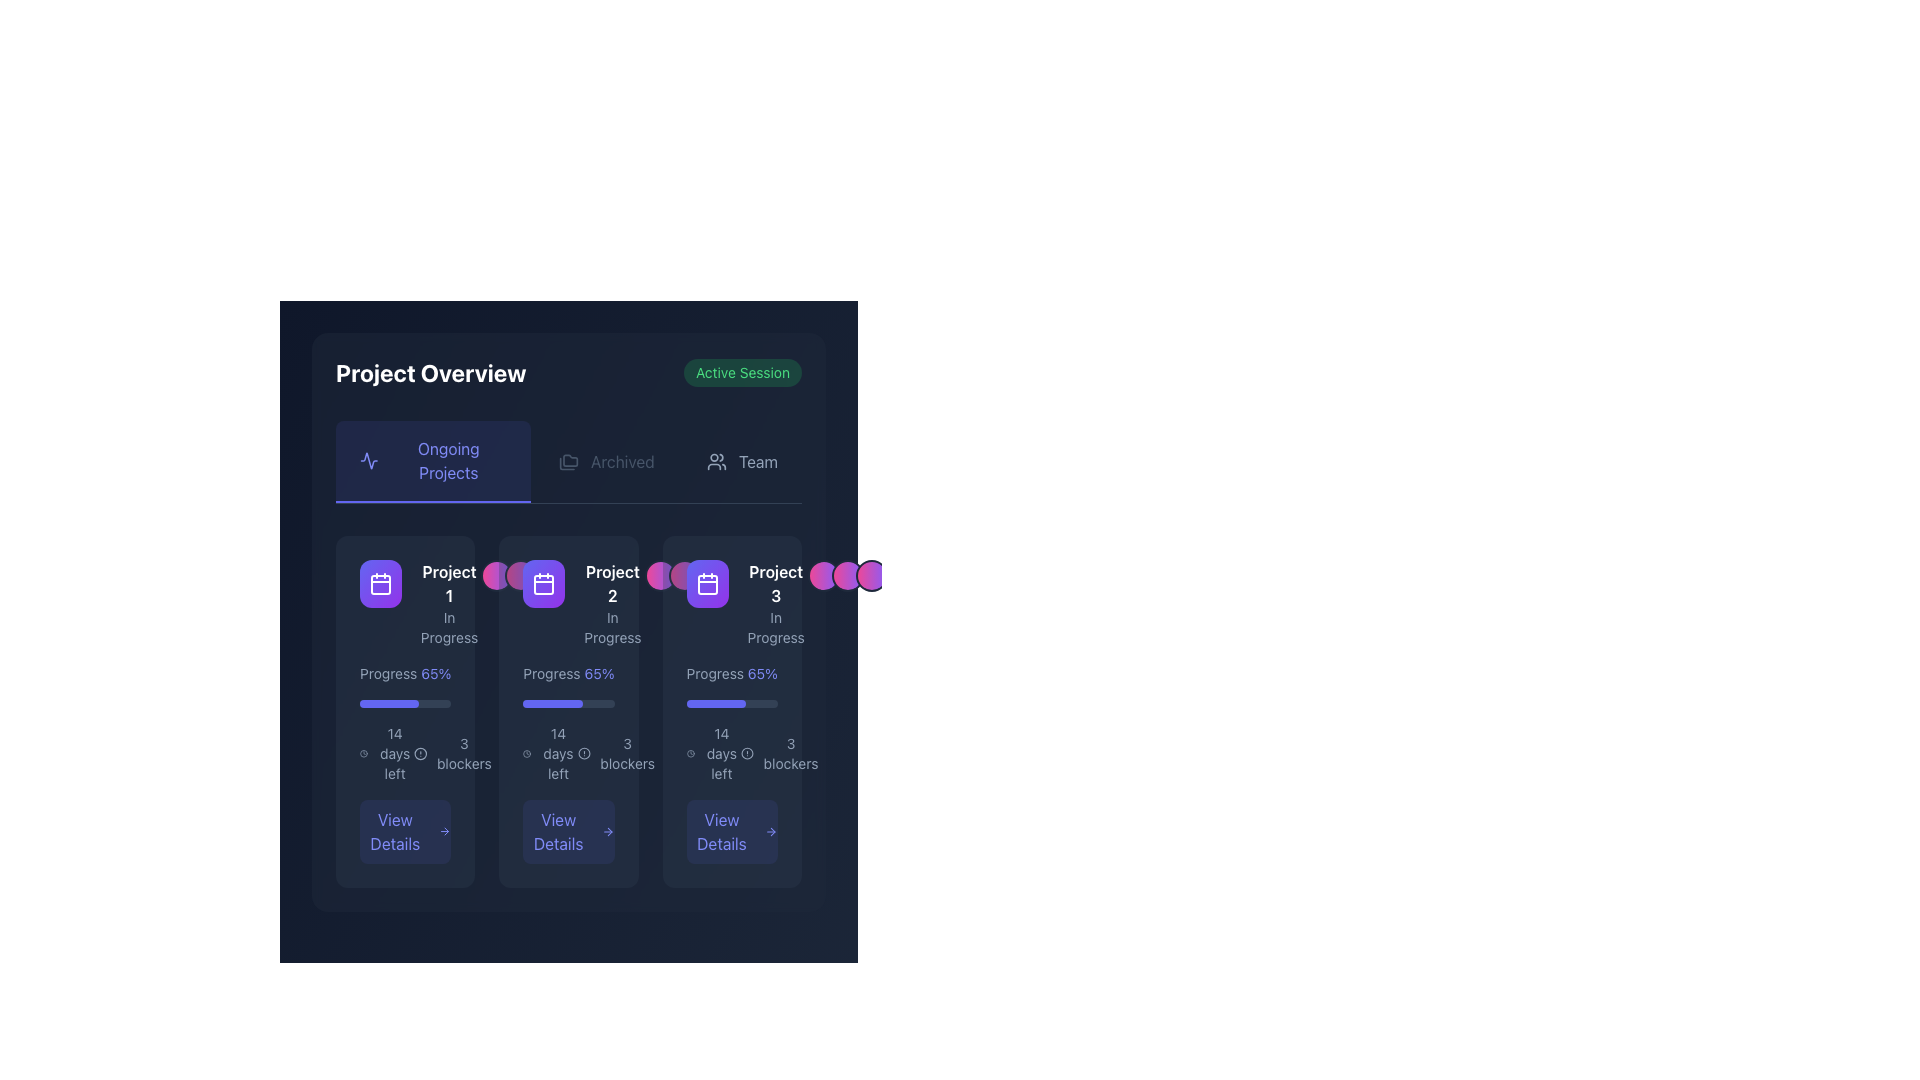  Describe the element at coordinates (779, 753) in the screenshot. I see `the descriptive label indicating '3 blockers' in the third project card of the 'Ongoing Projects' section` at that location.